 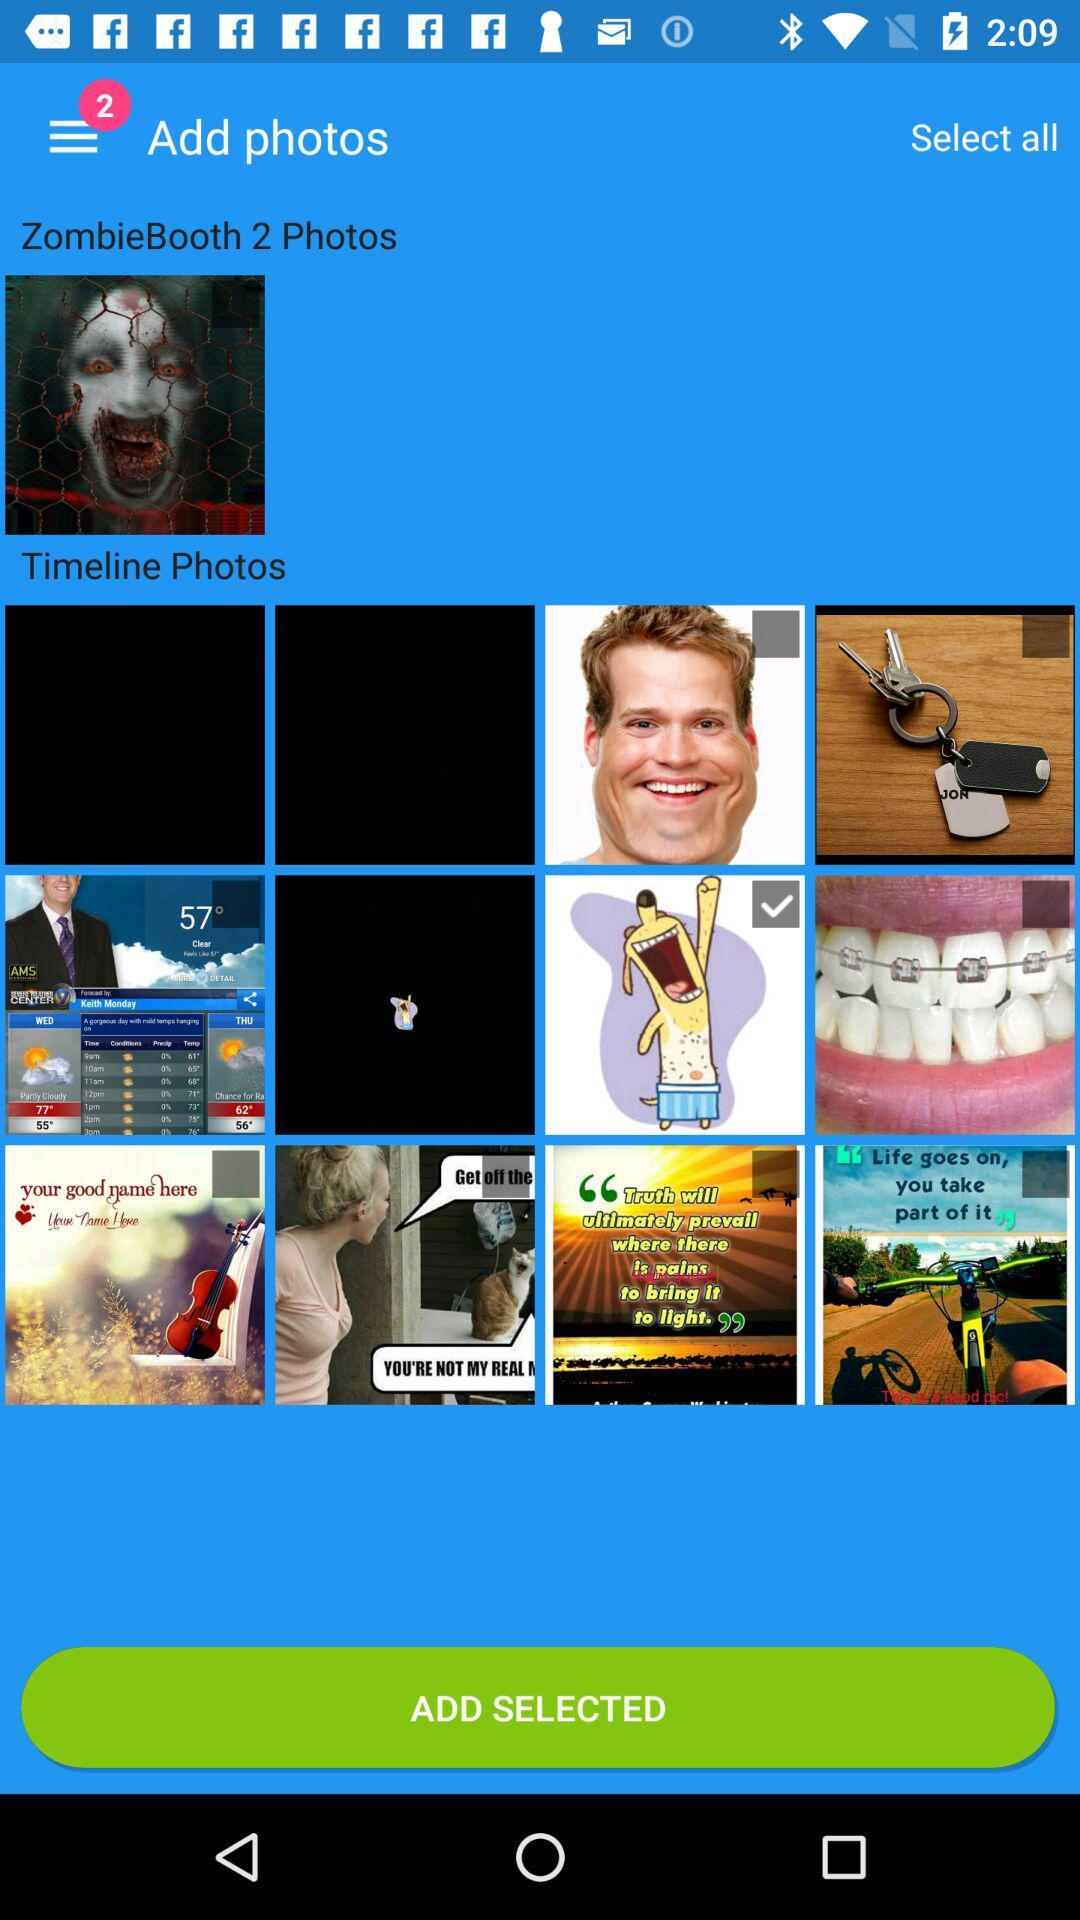 I want to click on the selected photo in second row, so click(x=774, y=902).